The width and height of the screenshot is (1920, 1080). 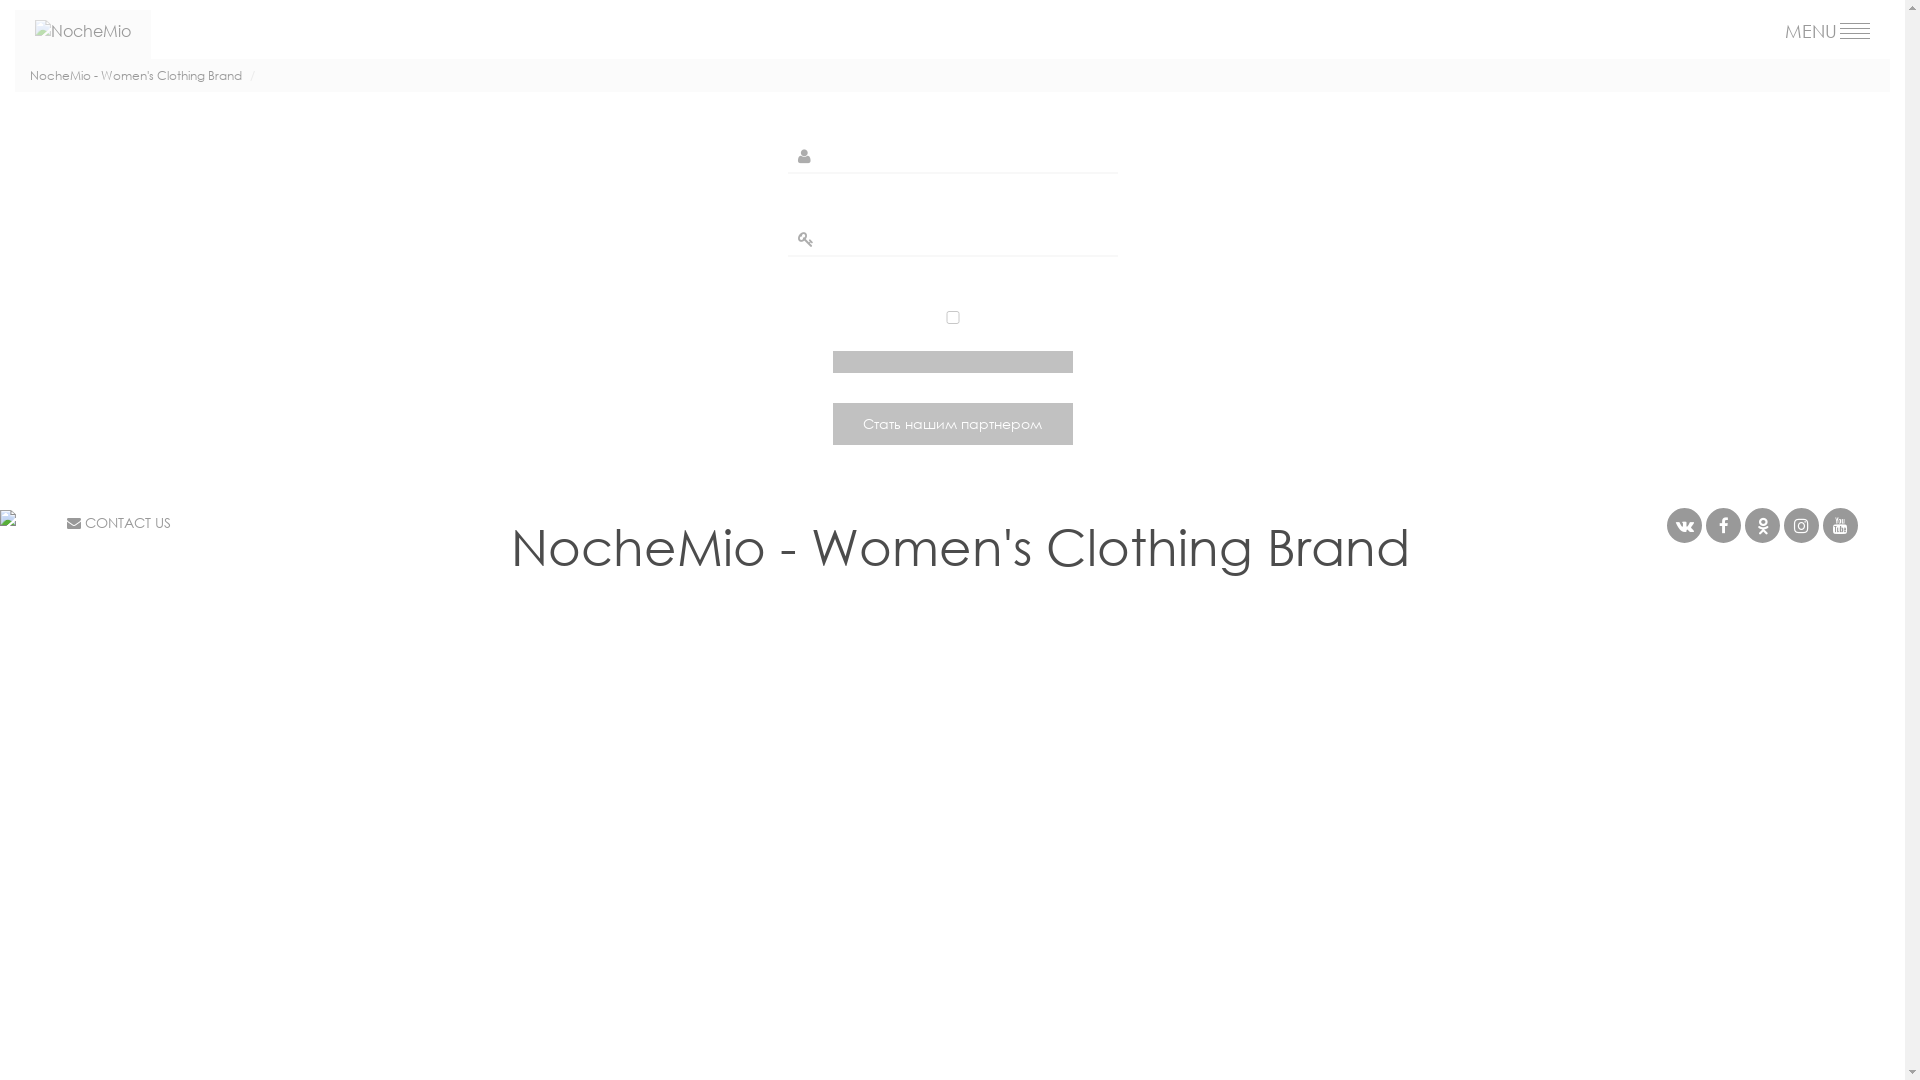 I want to click on 'Official account NocheMio in Odnoklassniki', so click(x=1762, y=524).